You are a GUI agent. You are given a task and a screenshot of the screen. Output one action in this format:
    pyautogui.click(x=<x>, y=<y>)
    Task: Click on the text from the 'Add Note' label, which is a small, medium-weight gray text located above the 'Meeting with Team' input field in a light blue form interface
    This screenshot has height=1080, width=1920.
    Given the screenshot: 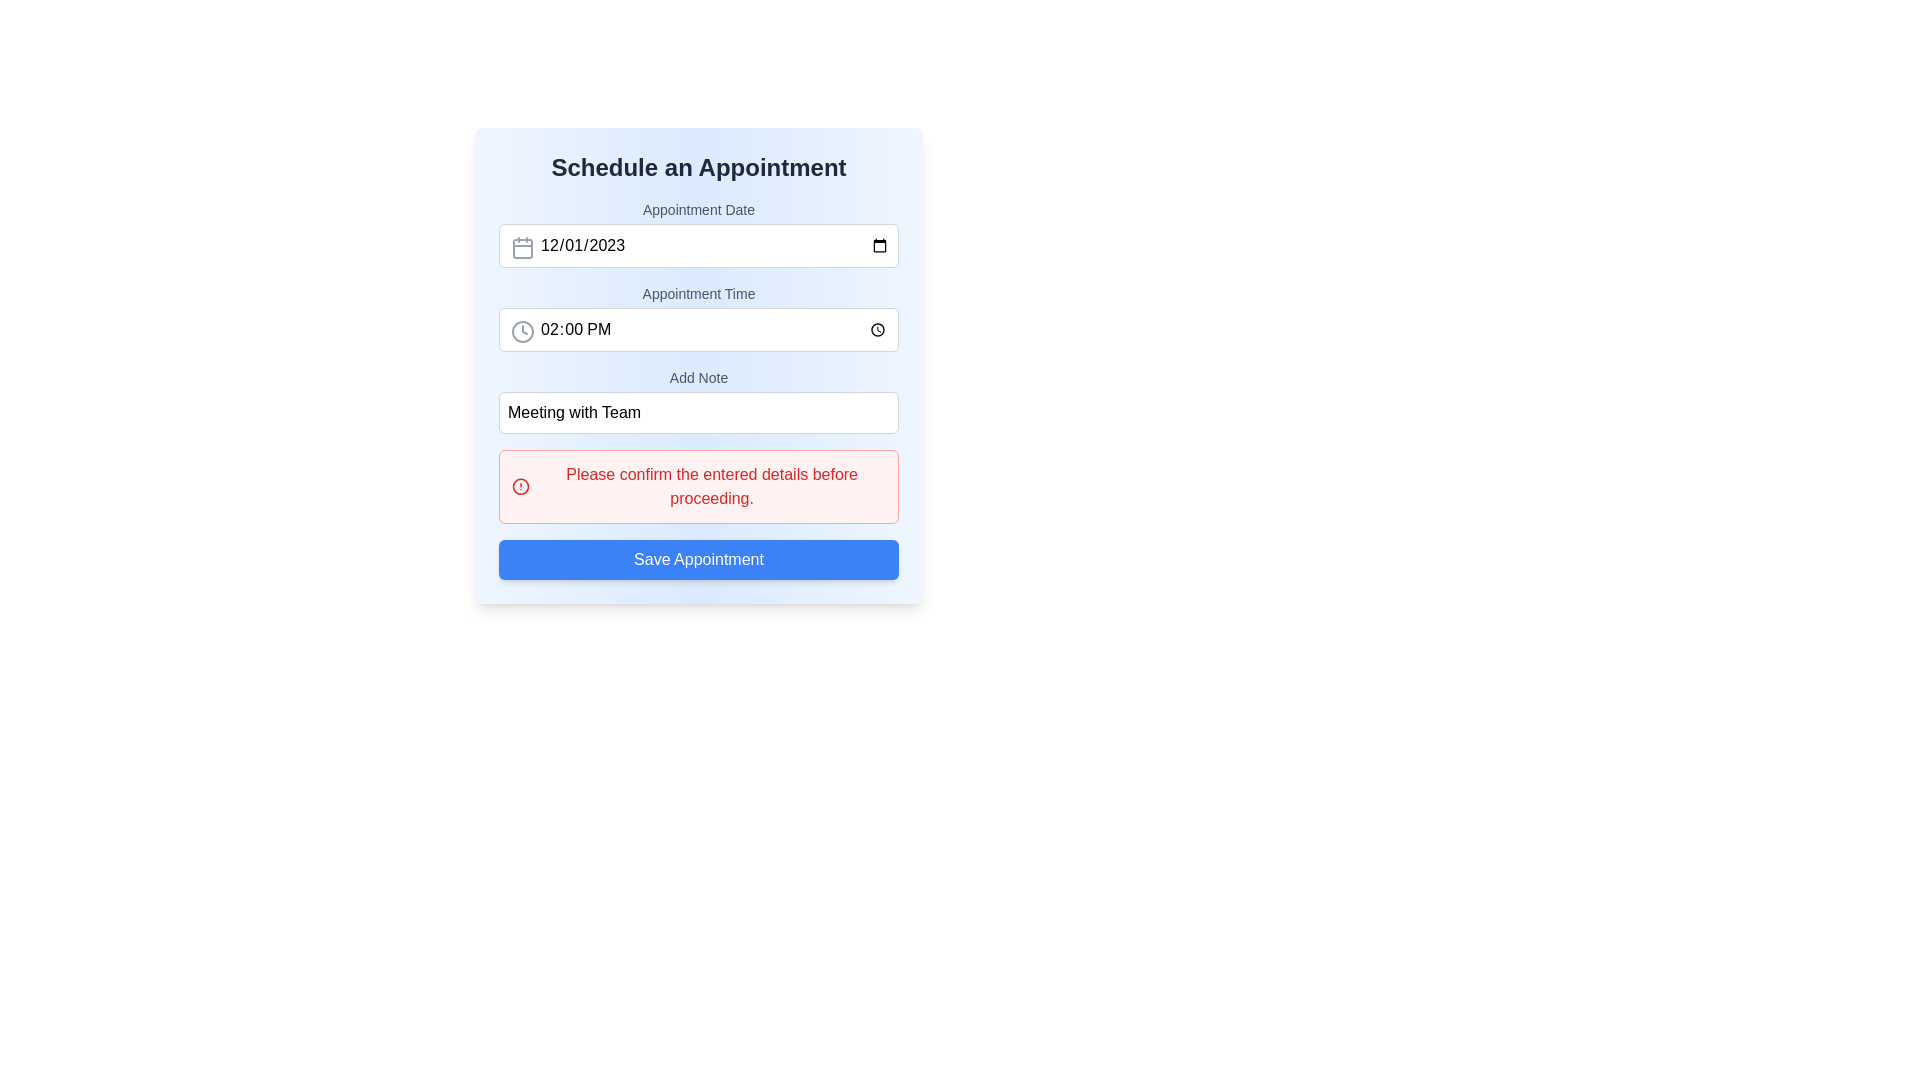 What is the action you would take?
    pyautogui.click(x=699, y=378)
    